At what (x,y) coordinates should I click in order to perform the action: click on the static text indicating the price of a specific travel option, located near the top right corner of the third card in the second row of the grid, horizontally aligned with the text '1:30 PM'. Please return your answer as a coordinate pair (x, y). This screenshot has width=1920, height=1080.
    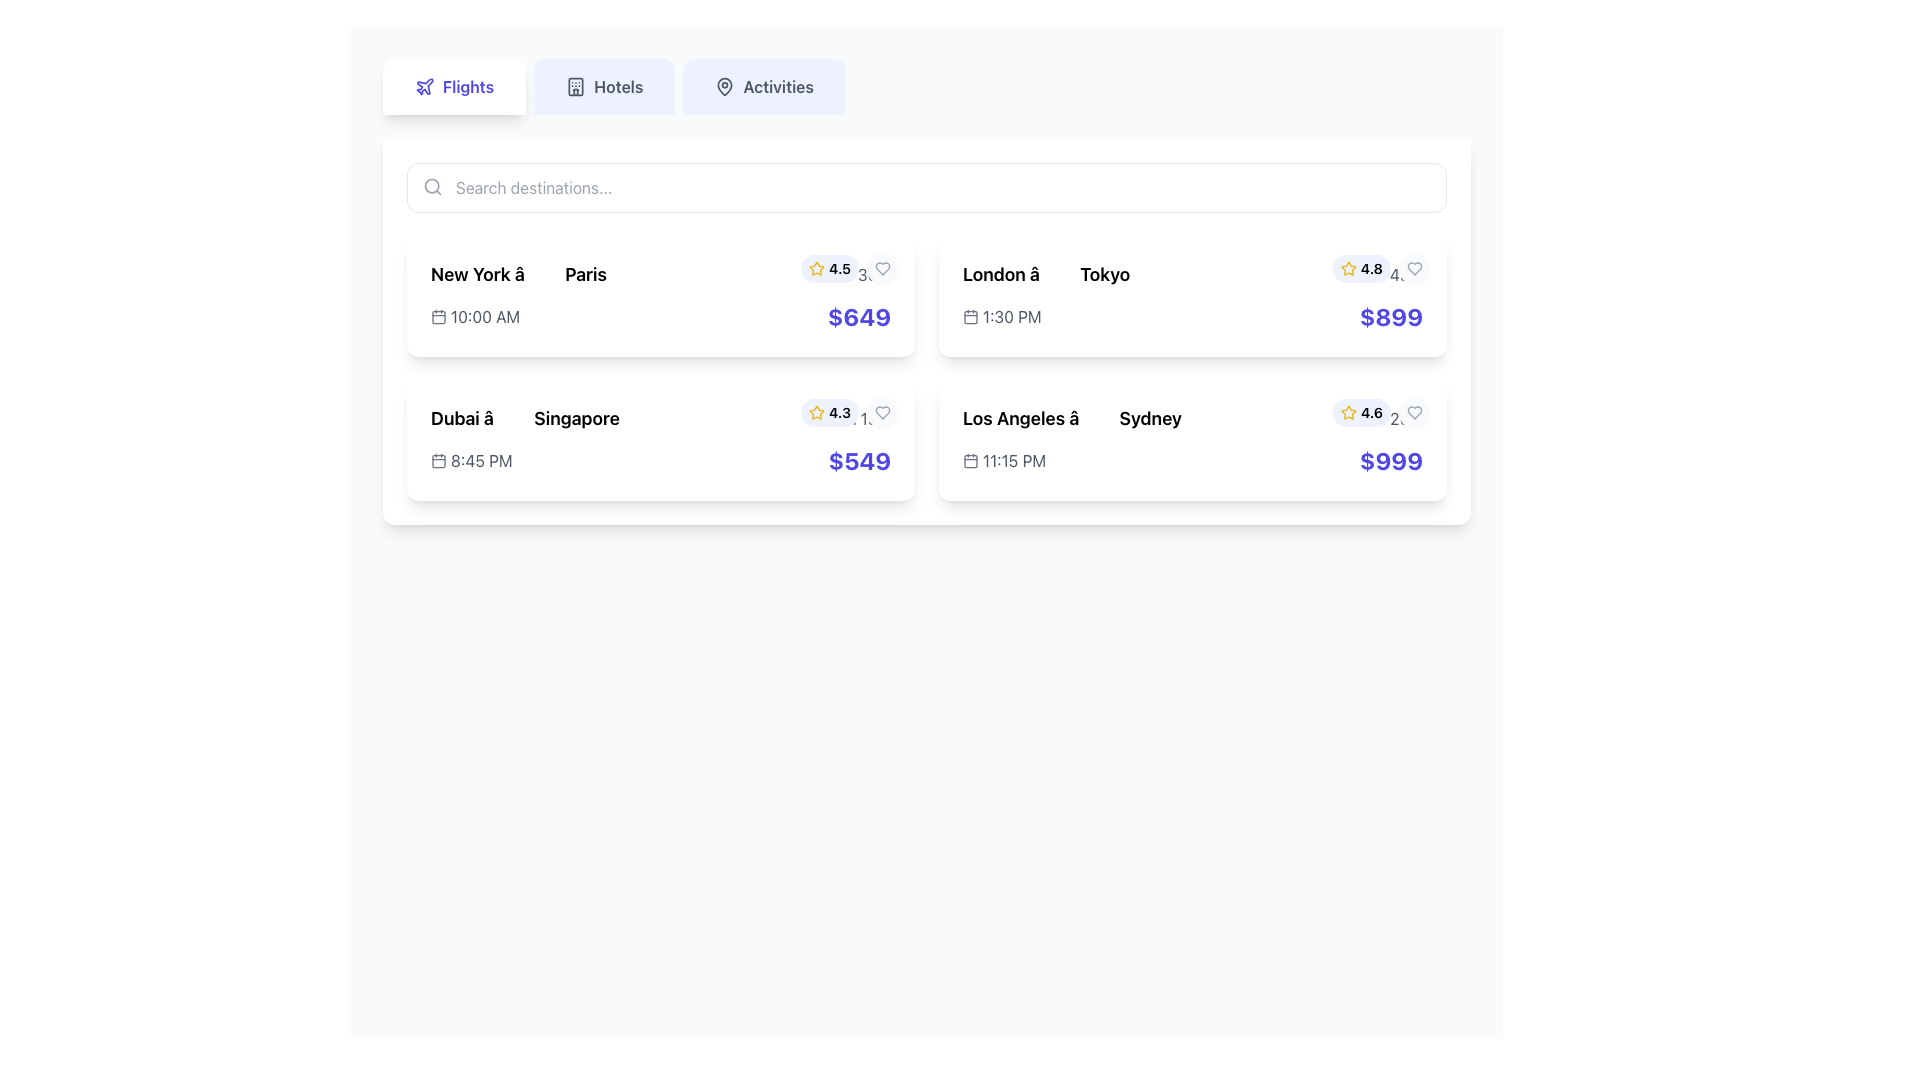
    Looking at the image, I should click on (1390, 315).